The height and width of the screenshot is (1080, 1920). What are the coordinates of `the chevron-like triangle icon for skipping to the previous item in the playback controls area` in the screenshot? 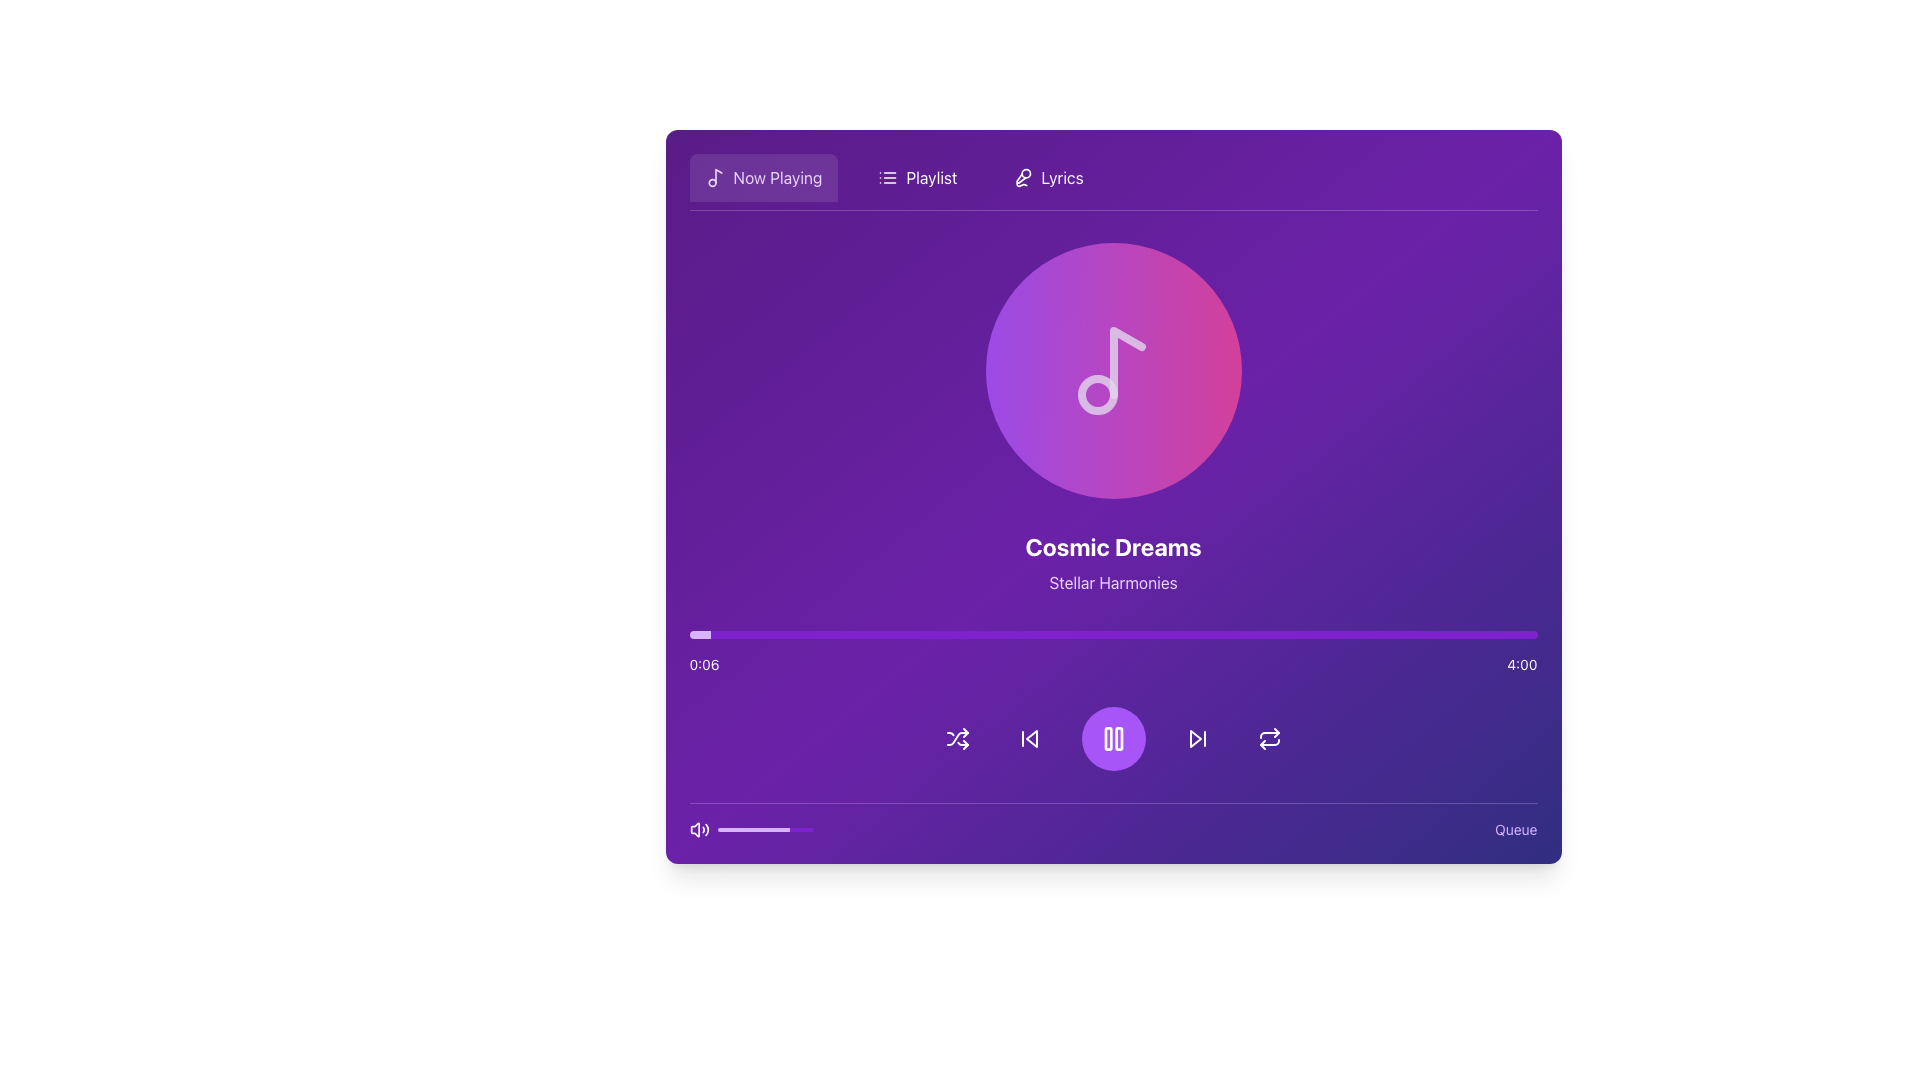 It's located at (1031, 739).